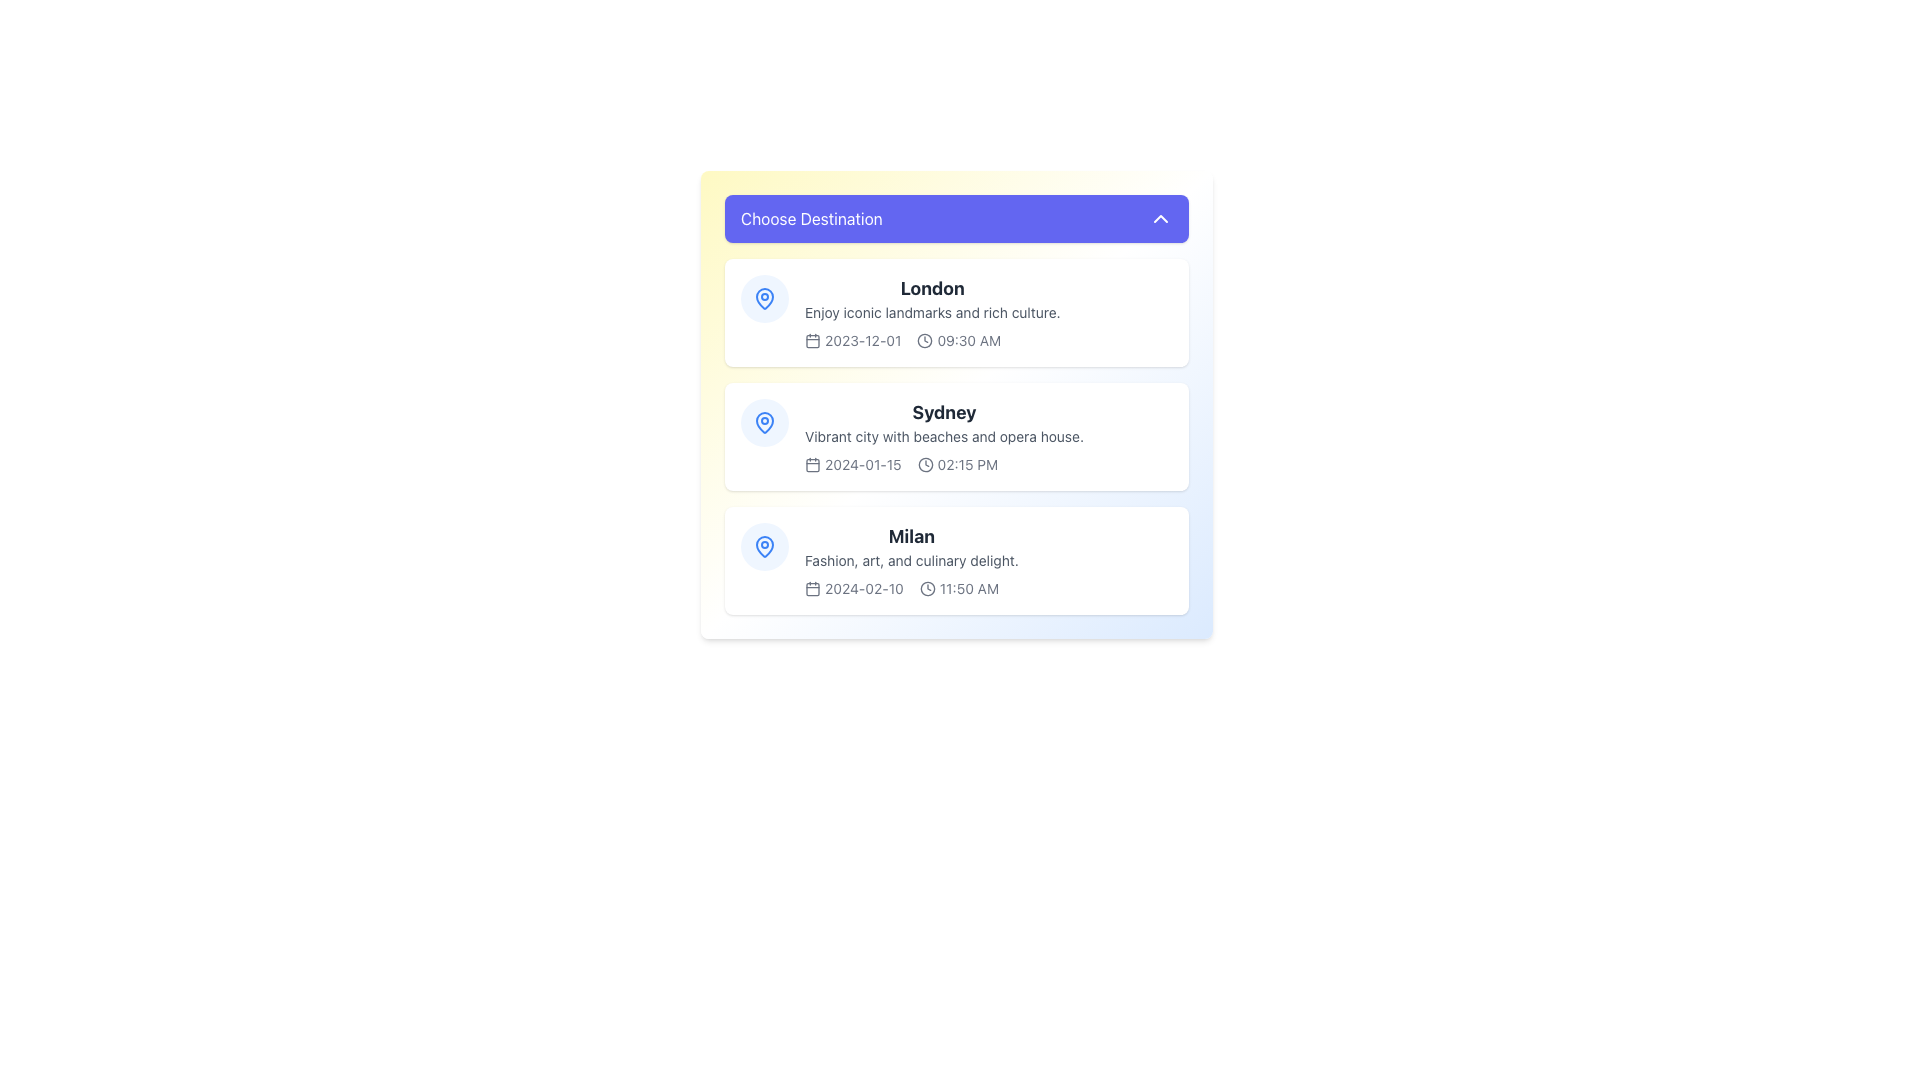 The image size is (1920, 1080). What do you see at coordinates (763, 299) in the screenshot?
I see `the icon representing the geographical location related to the 'London' destination card, which is located on the left side of the first card in a vertical list of destination cards` at bounding box center [763, 299].